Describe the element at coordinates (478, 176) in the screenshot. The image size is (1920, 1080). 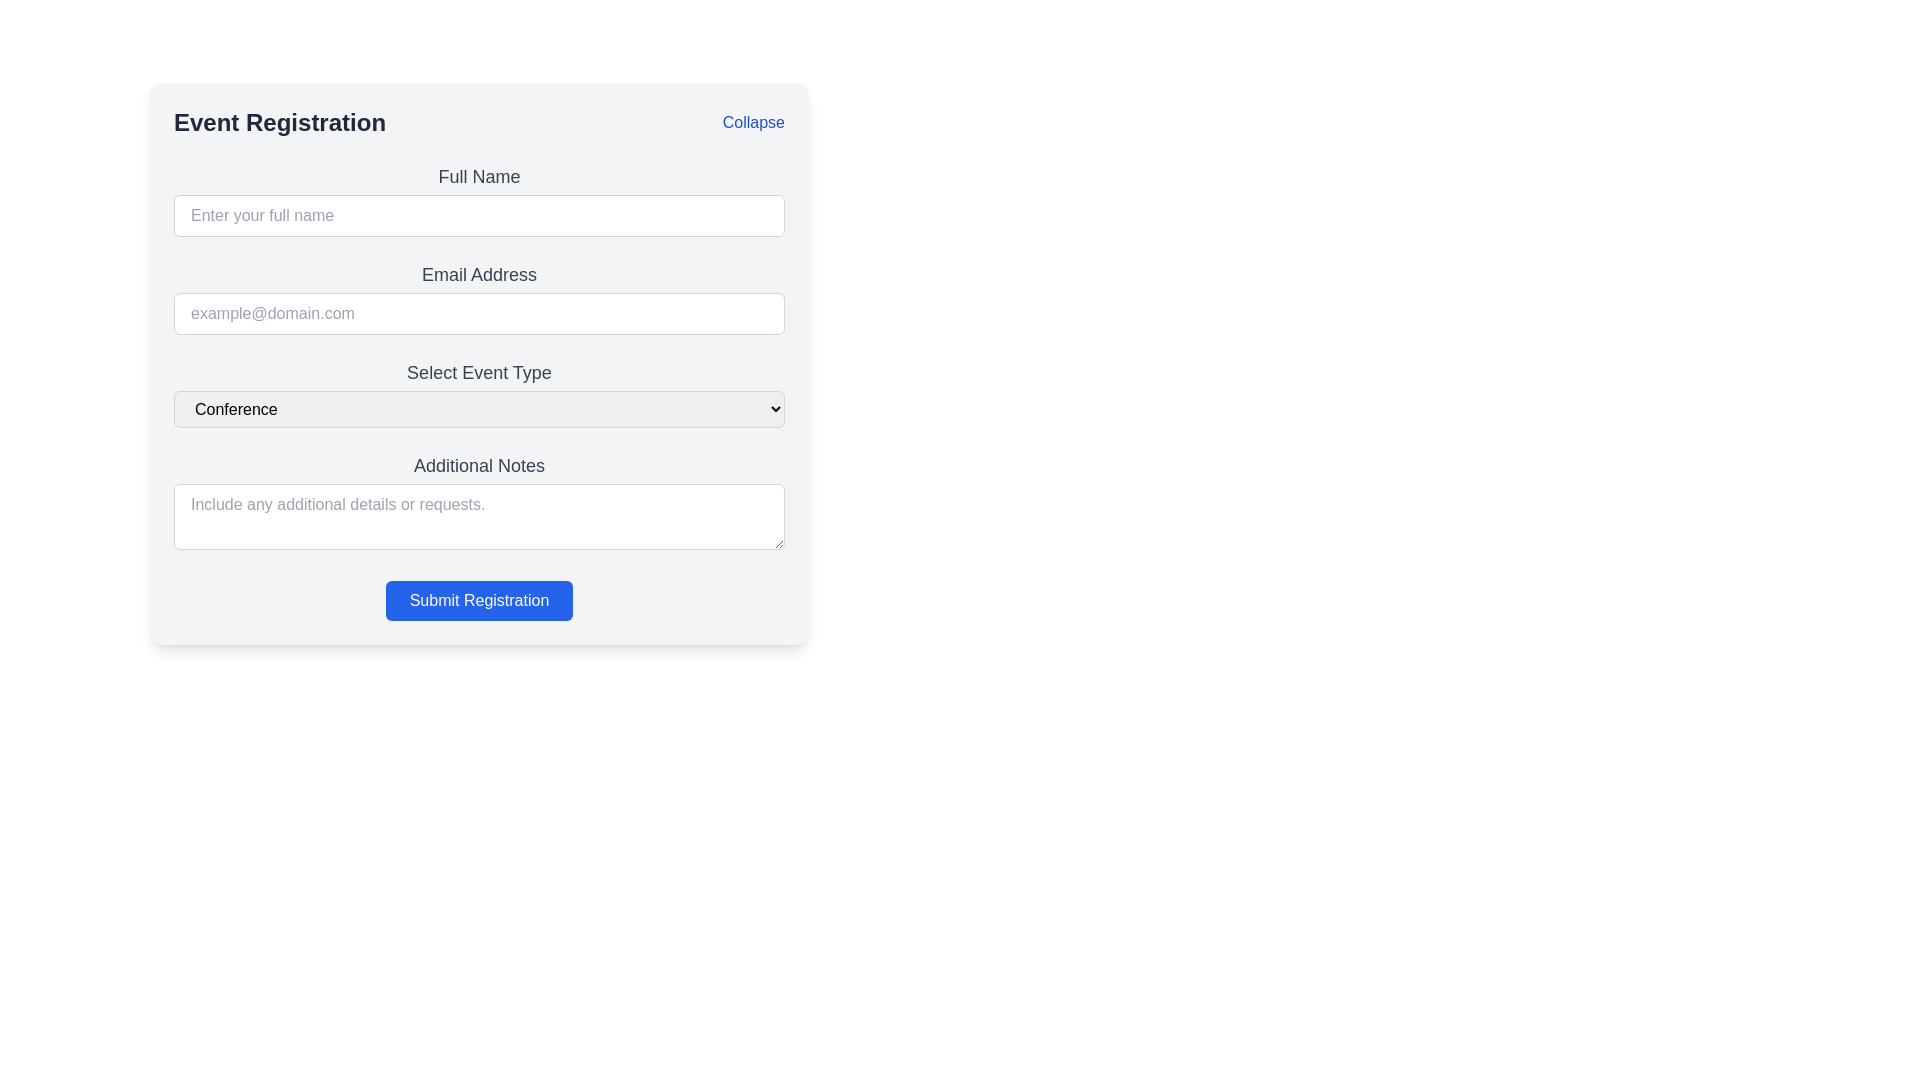
I see `the 'Full Name' text label which instructs the user to provide their name, located near the top section of the main form interface` at that location.